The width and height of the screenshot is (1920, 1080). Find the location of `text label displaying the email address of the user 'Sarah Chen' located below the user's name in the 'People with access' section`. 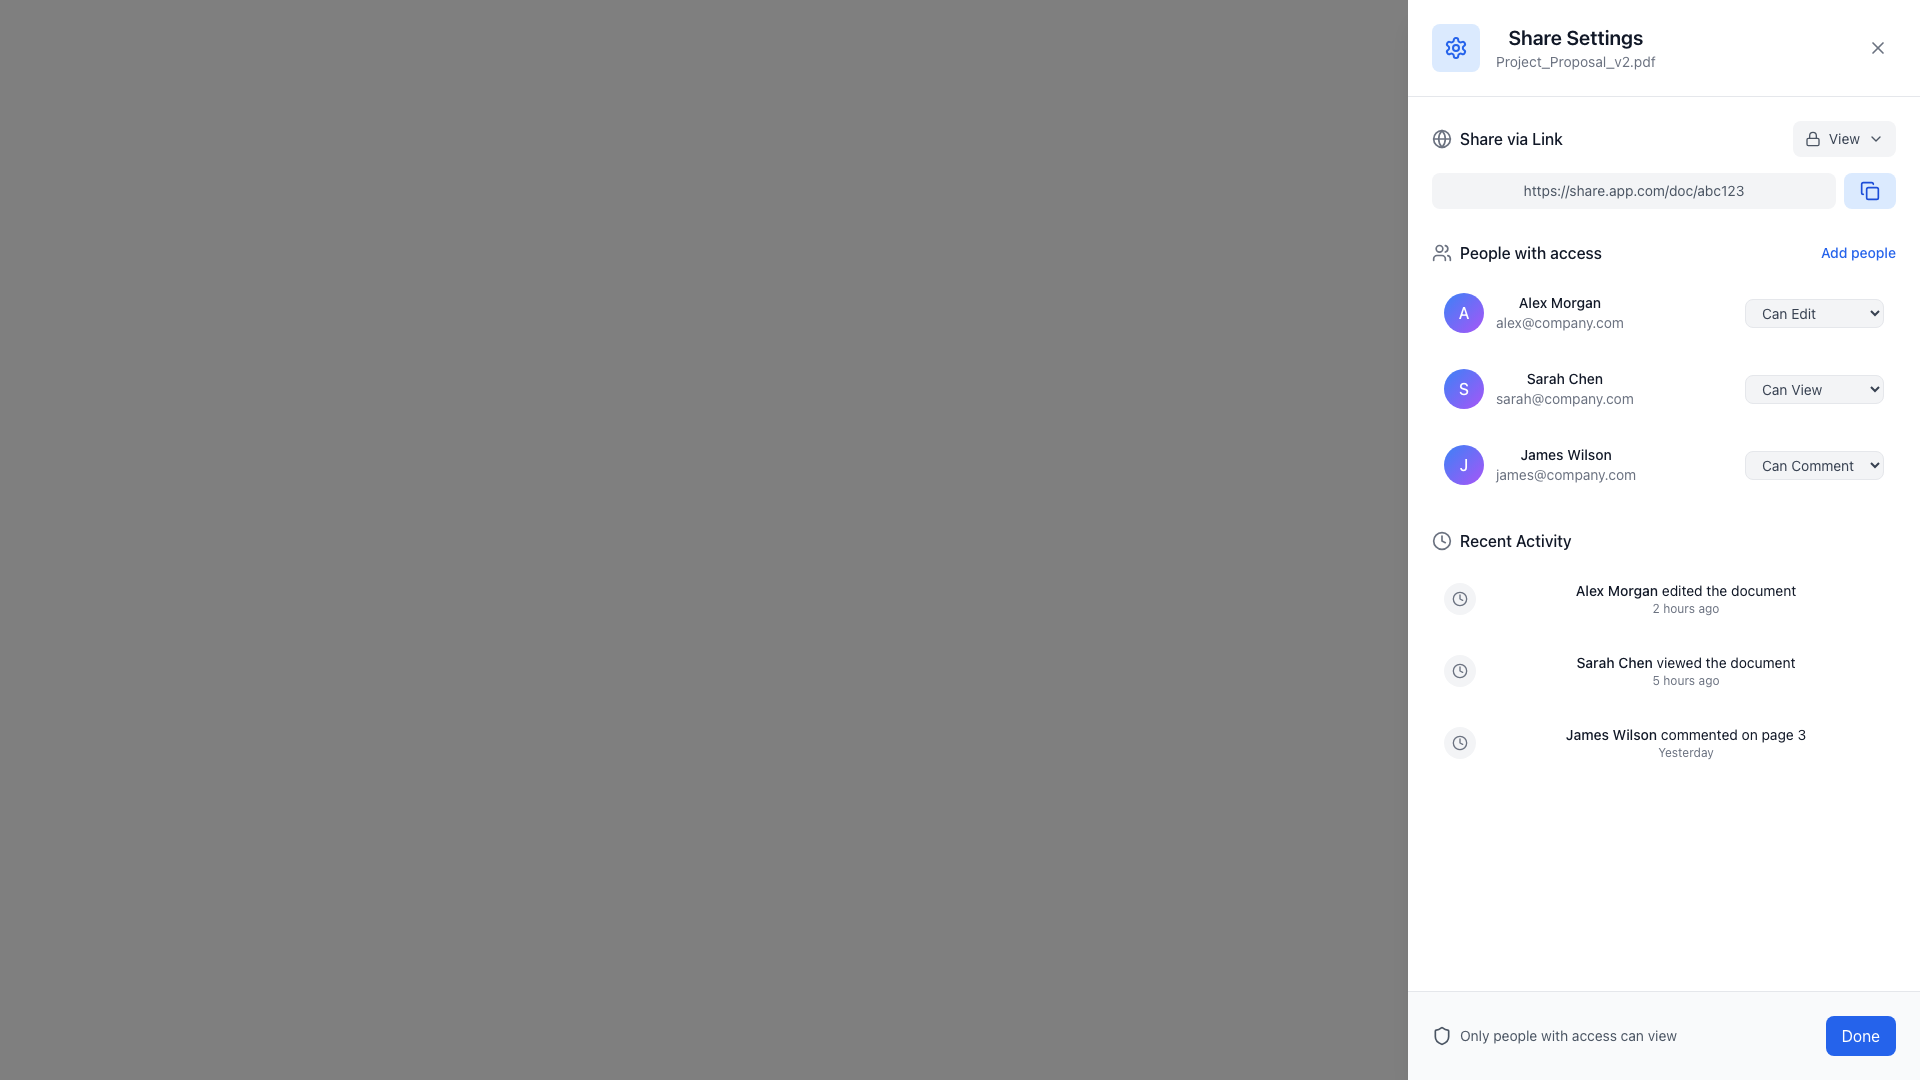

text label displaying the email address of the user 'Sarah Chen' located below the user's name in the 'People with access' section is located at coordinates (1563, 398).